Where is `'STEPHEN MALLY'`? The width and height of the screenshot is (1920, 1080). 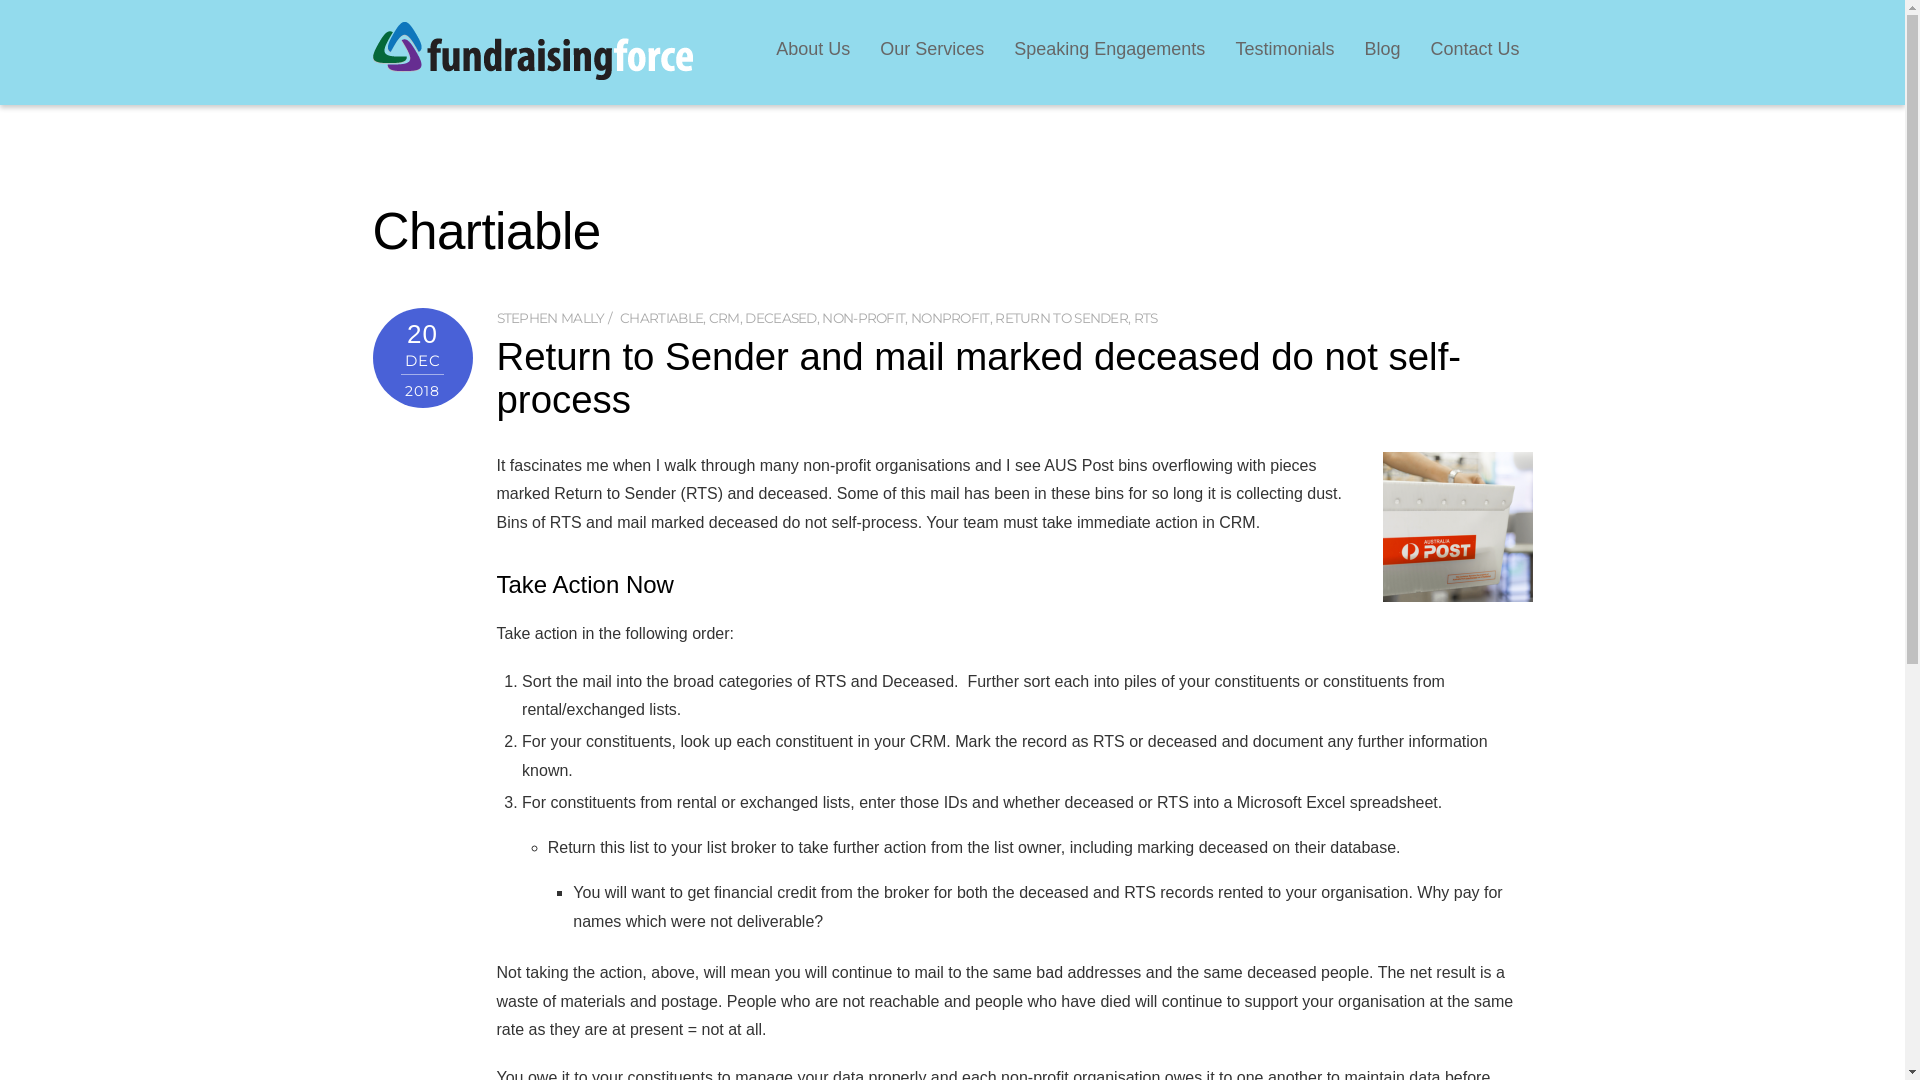 'STEPHEN MALLY' is located at coordinates (550, 316).